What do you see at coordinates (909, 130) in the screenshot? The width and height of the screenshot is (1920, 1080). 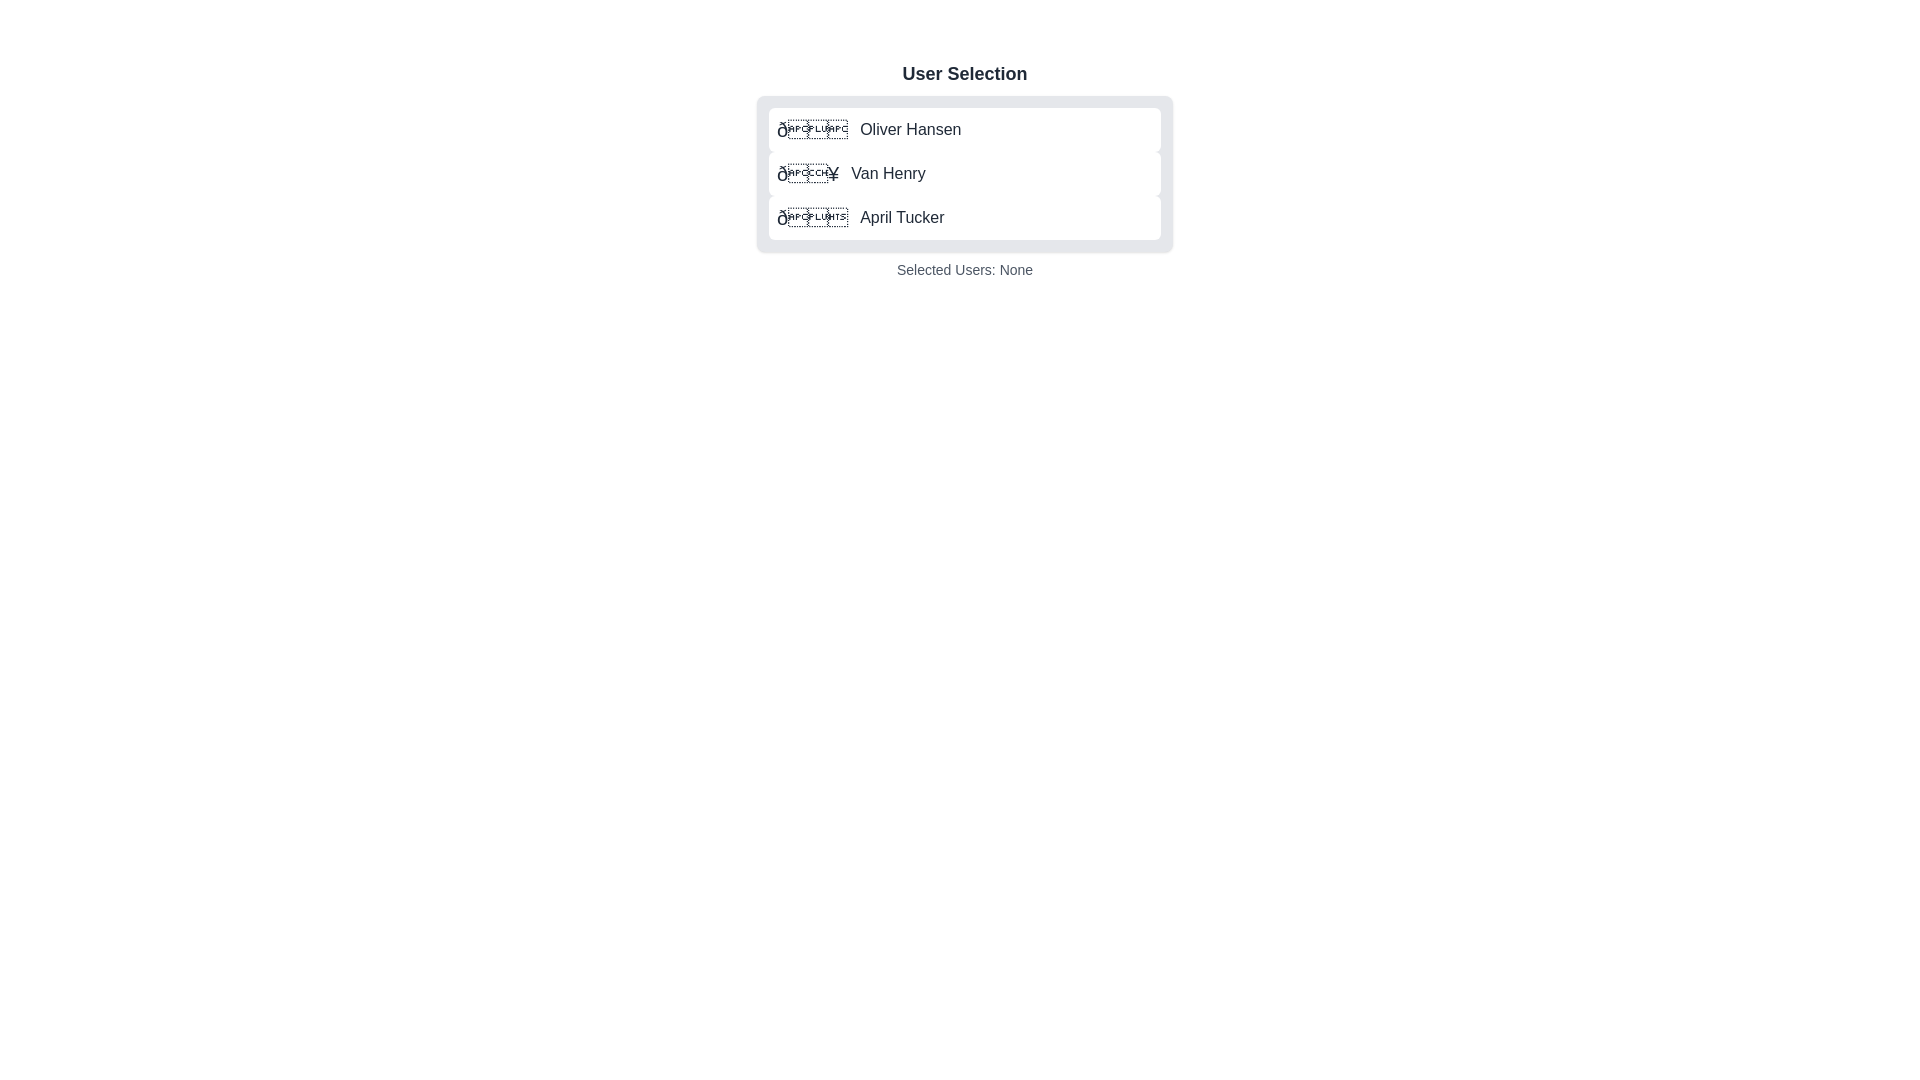 I see `the static text label displaying 'Oliver Hansen', which is positioned adjacent to an emoji-like symbol in the 'User Selection' list` at bounding box center [909, 130].